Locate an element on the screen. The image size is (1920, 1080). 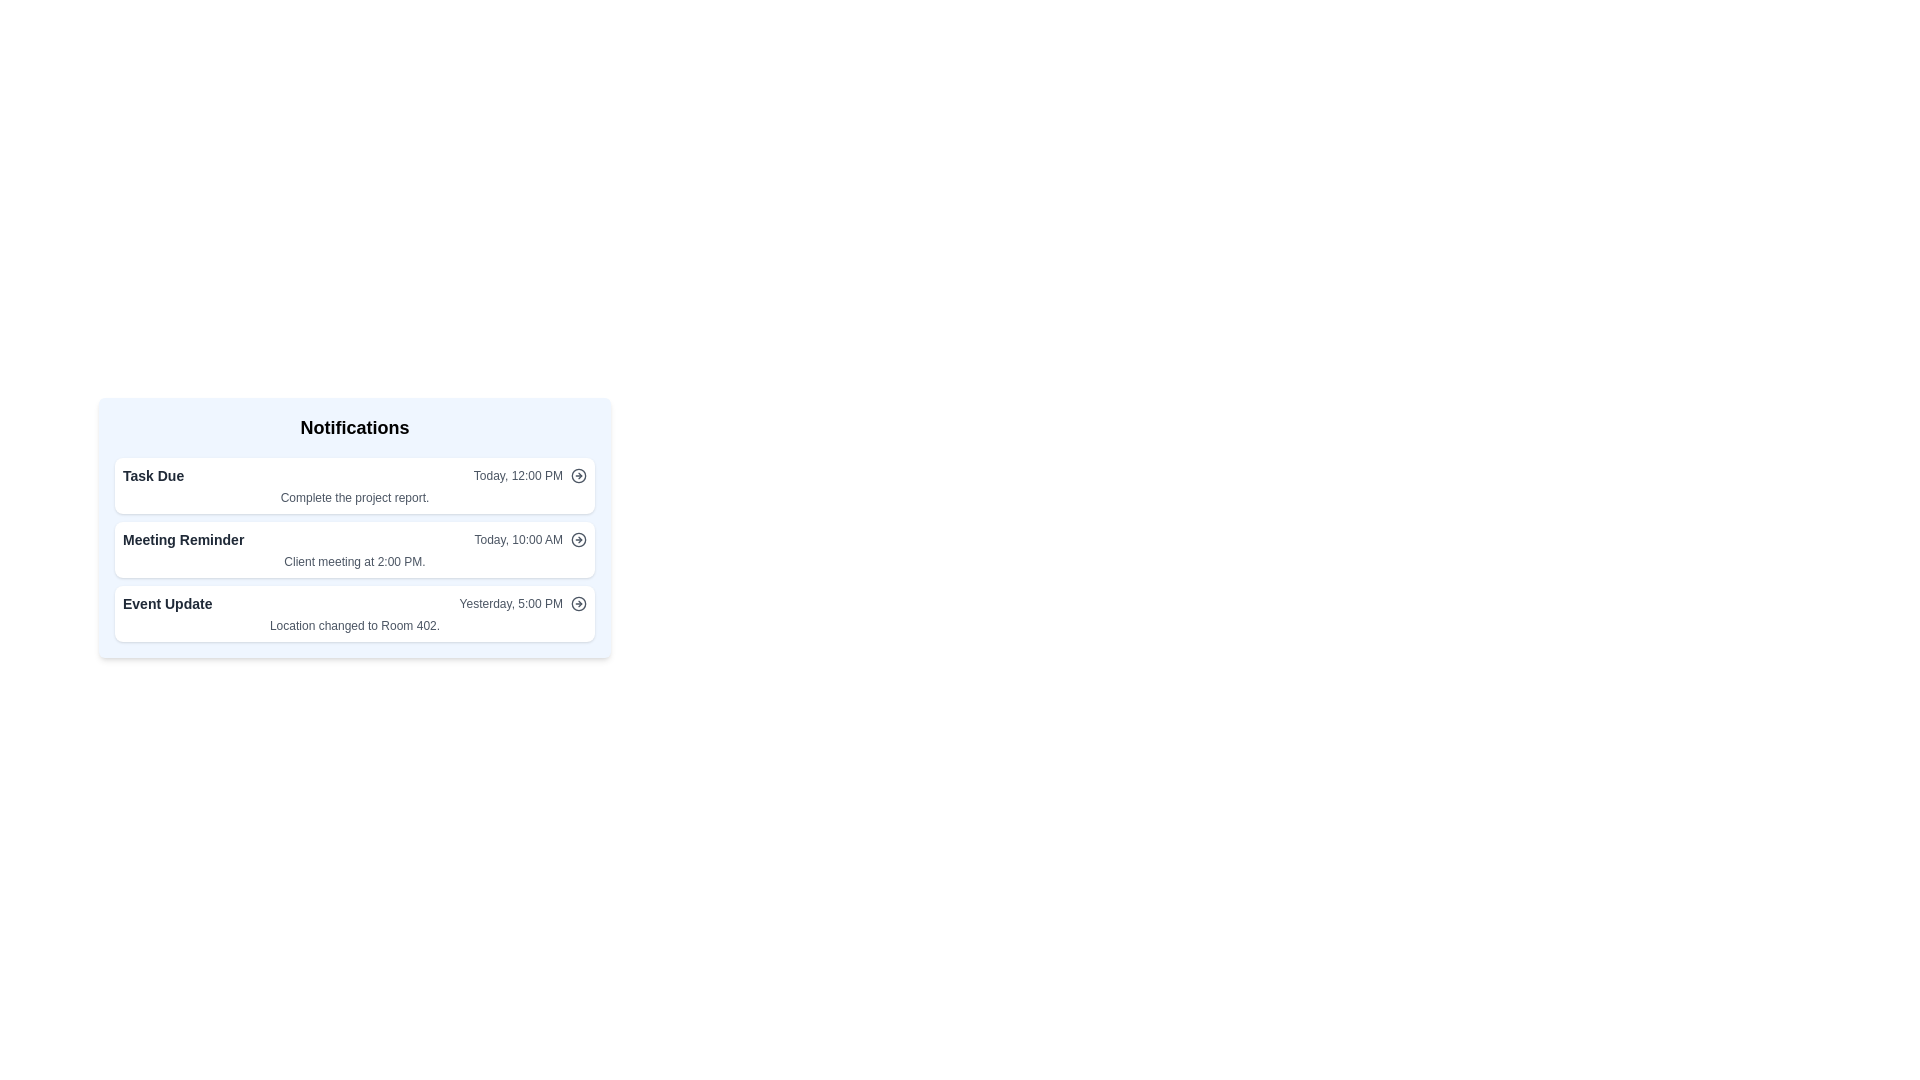
the circular icon with a right-pointing arrow, located to the right of the text 'Today, 12:00 PM' is located at coordinates (578, 475).